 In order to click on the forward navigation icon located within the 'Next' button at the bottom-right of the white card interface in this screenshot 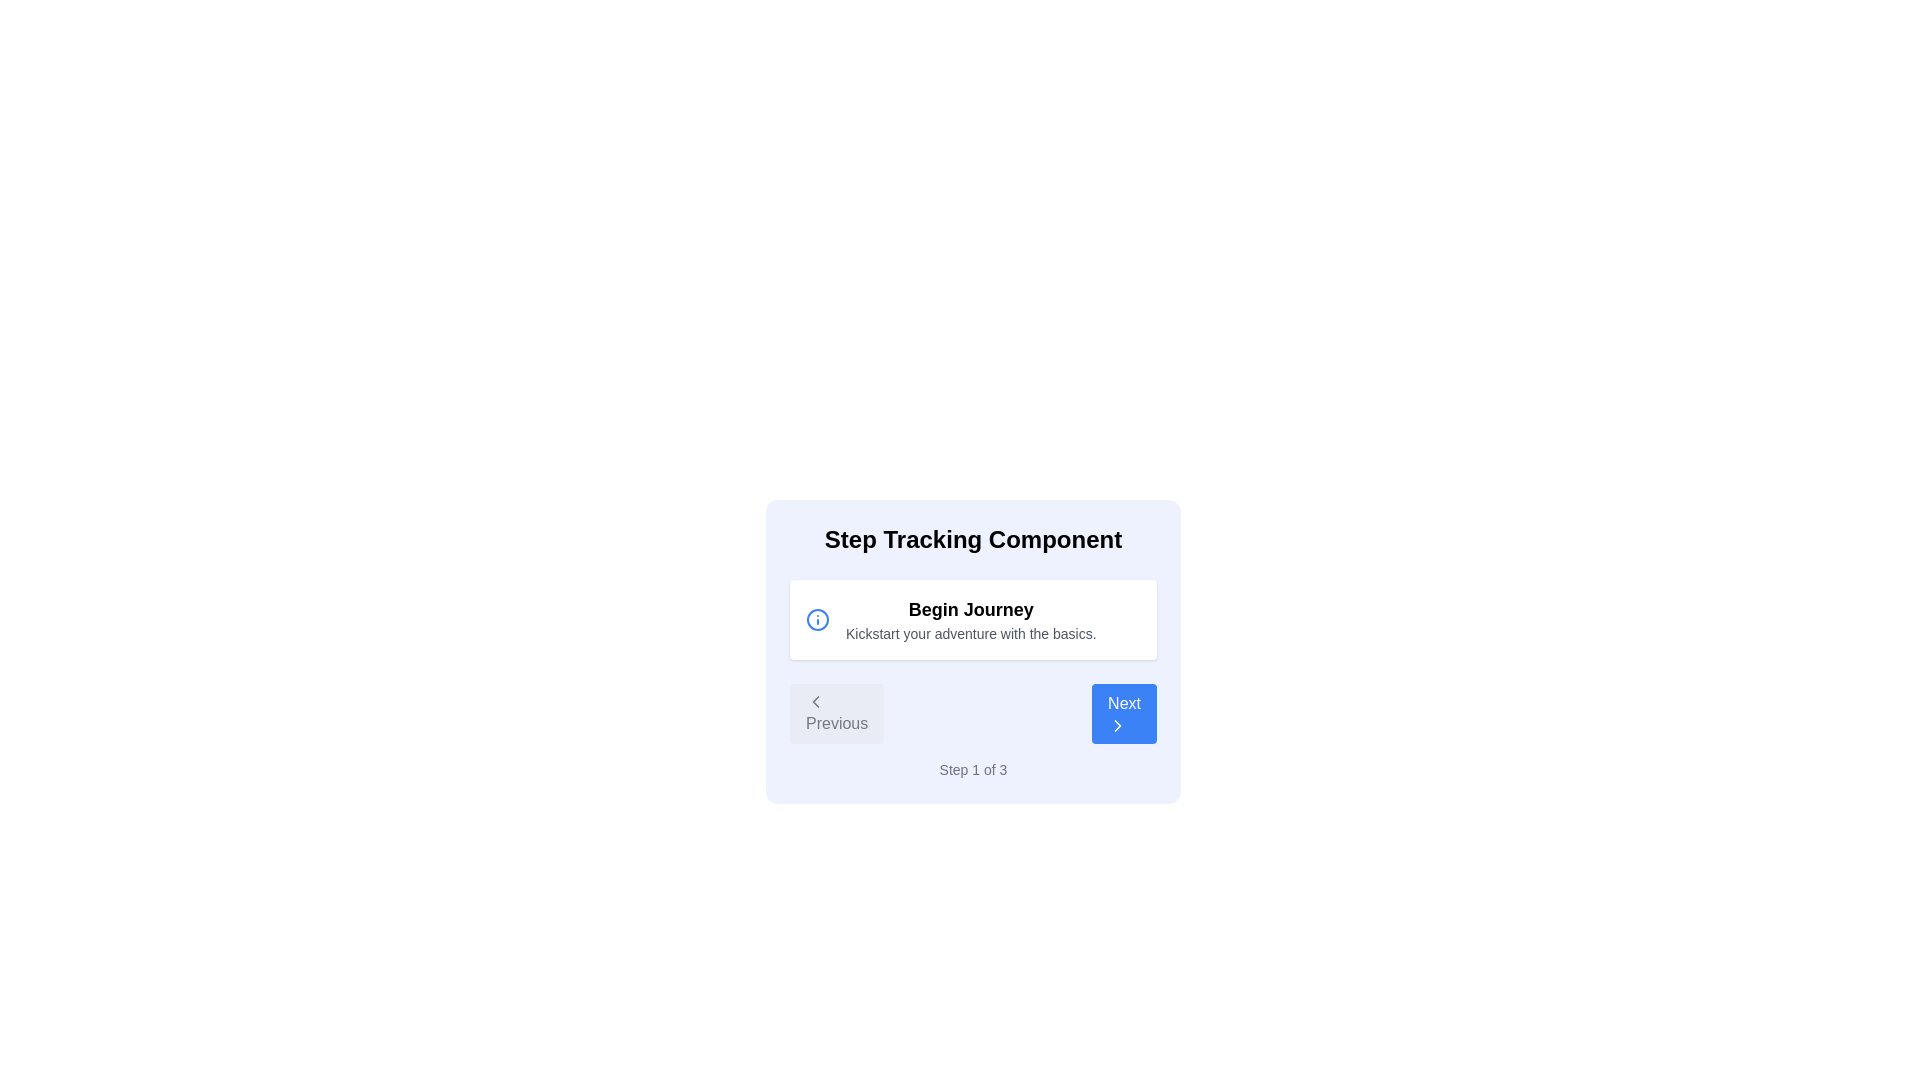, I will do `click(1117, 725)`.